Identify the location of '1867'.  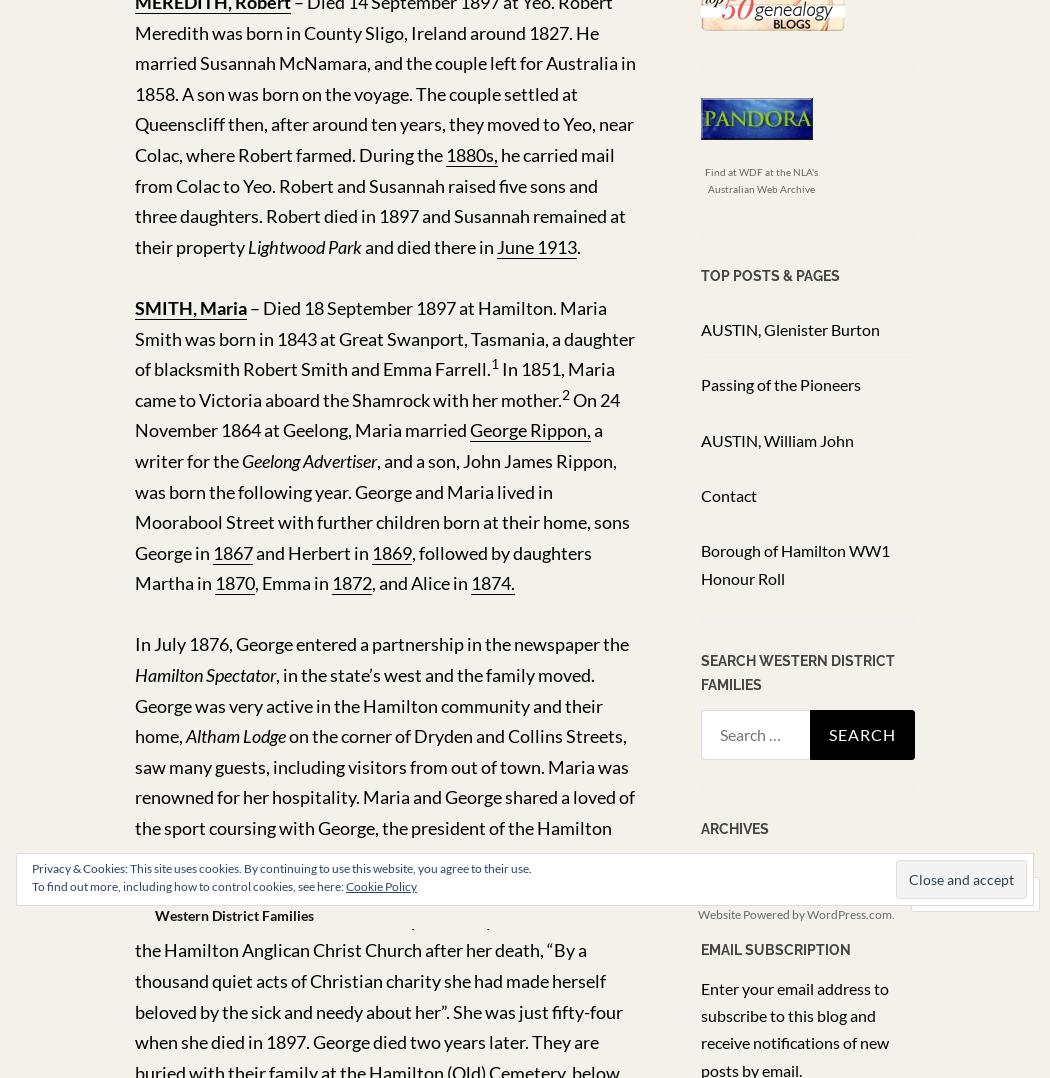
(212, 551).